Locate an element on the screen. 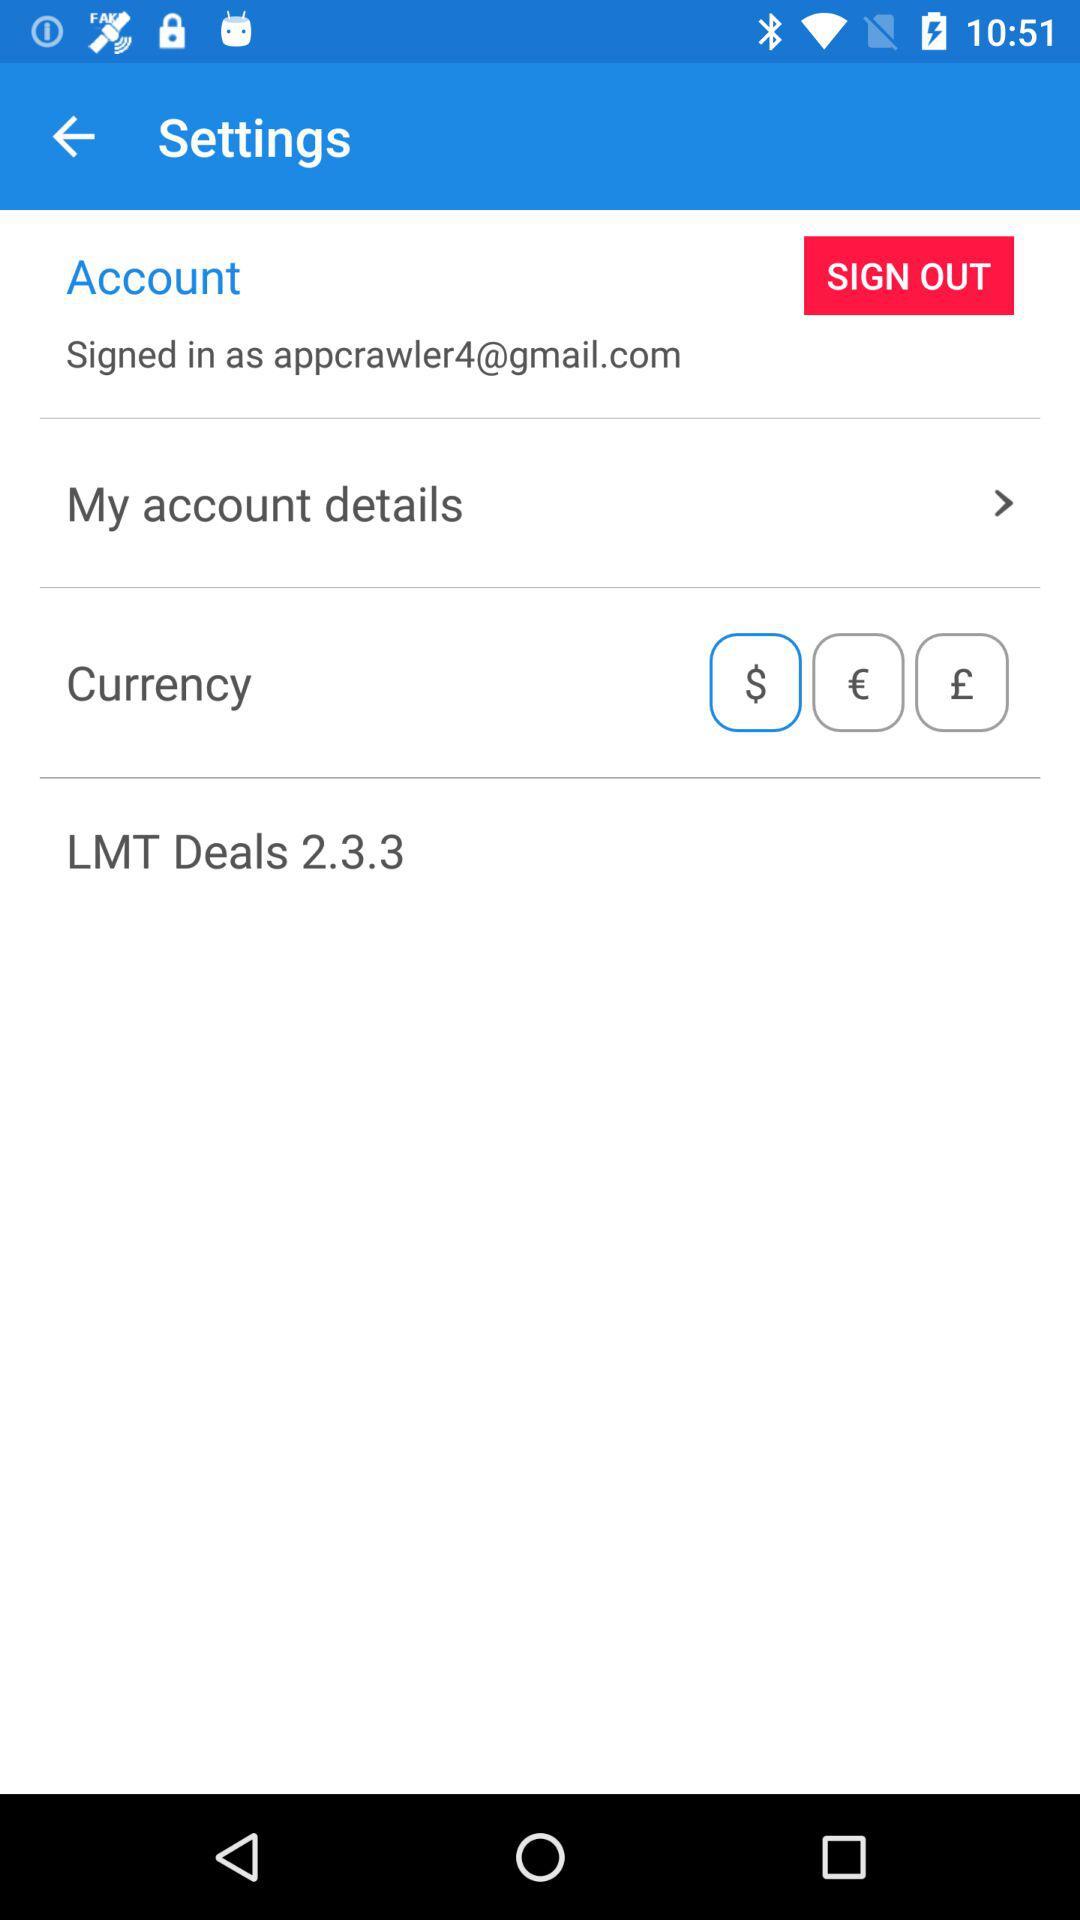  icon to the right of the $ icon is located at coordinates (857, 682).